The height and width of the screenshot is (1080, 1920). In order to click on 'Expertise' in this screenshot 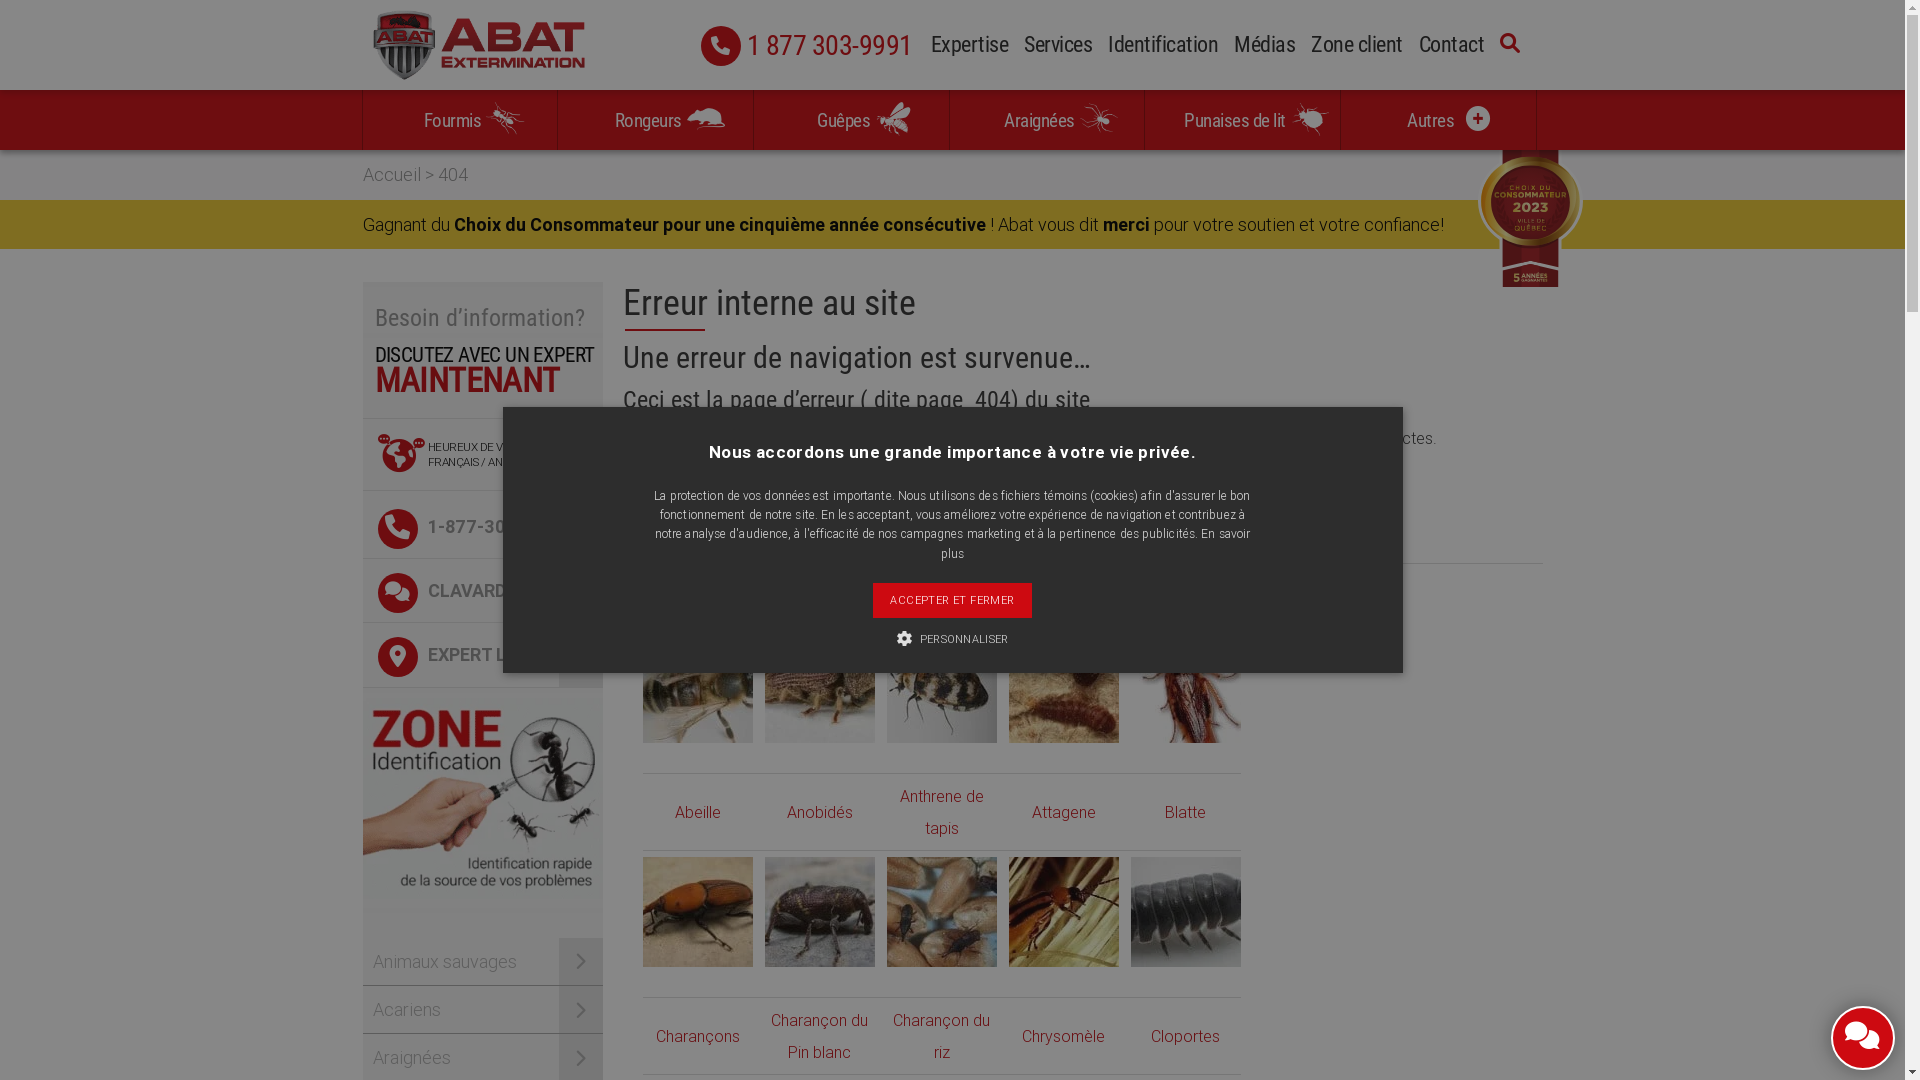, I will do `click(969, 46)`.